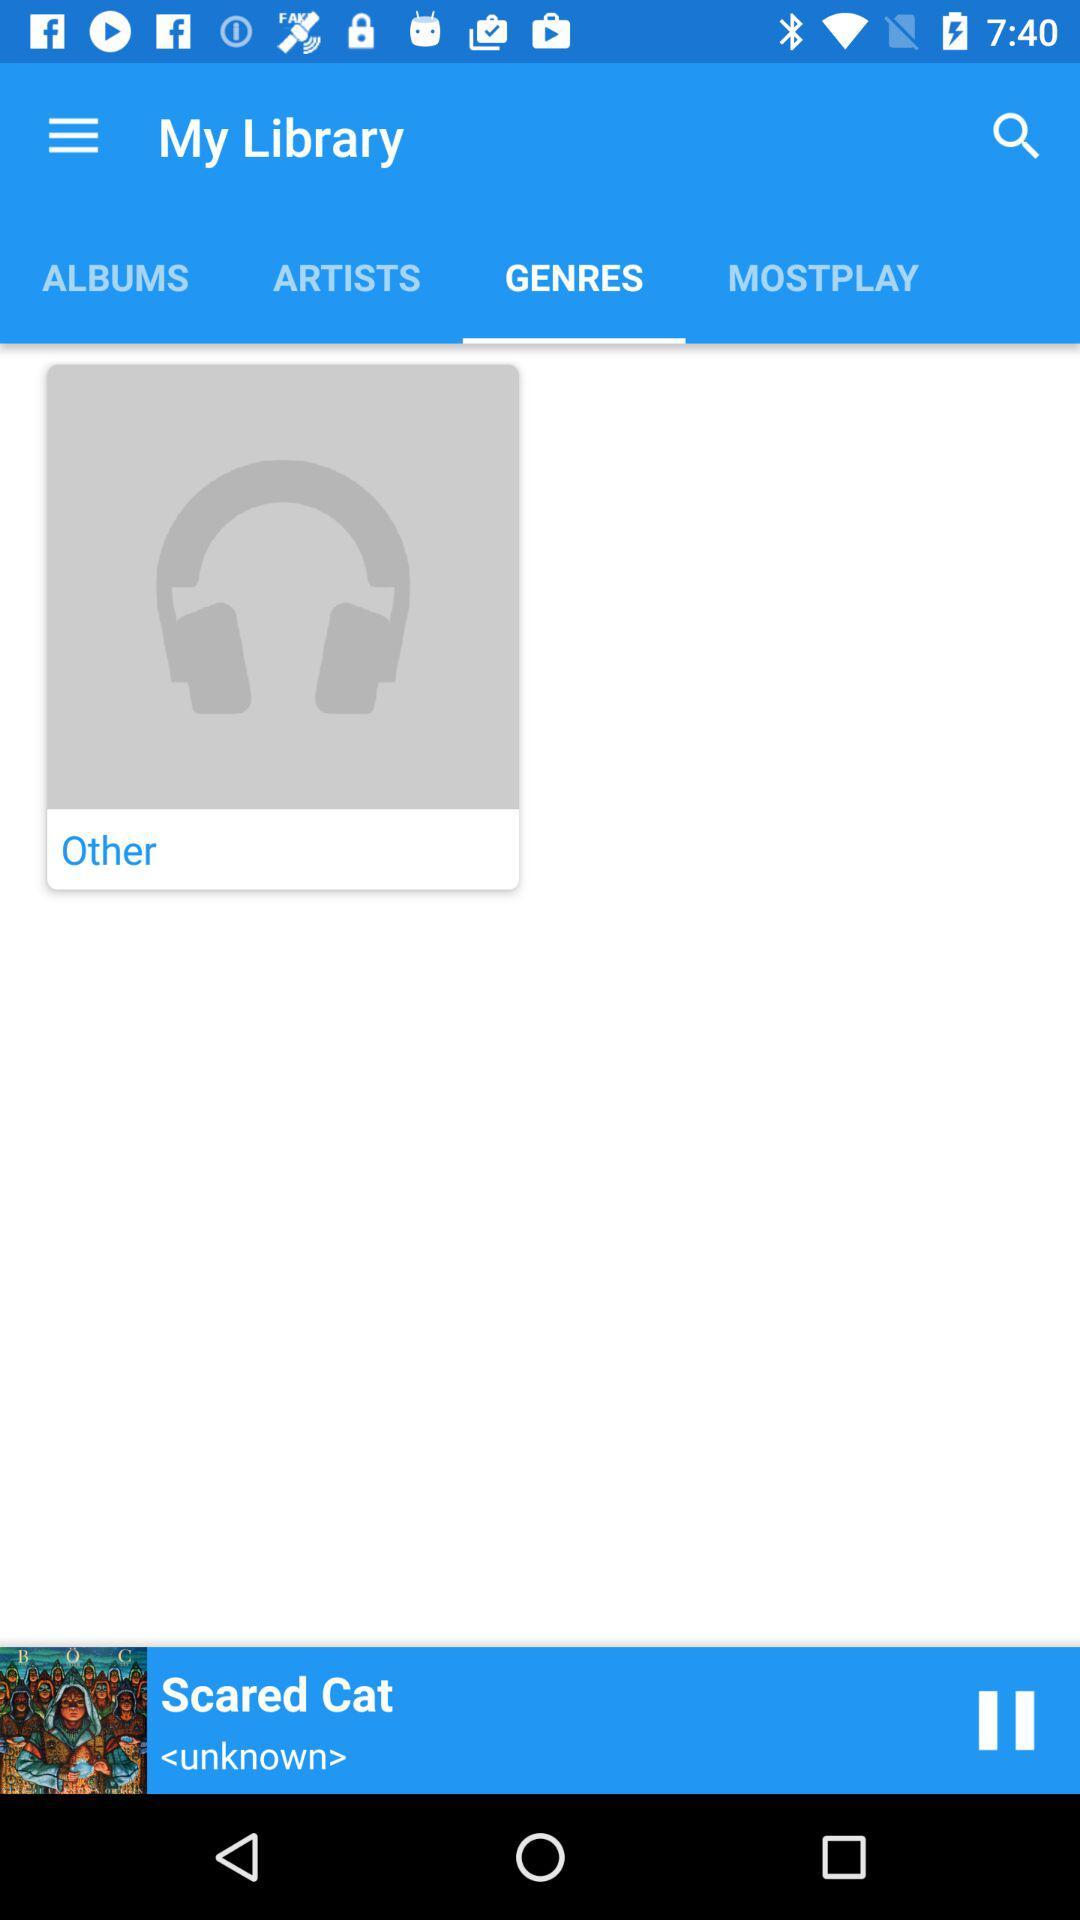 This screenshot has width=1080, height=1920. I want to click on the item at the bottom right corner, so click(1006, 1719).